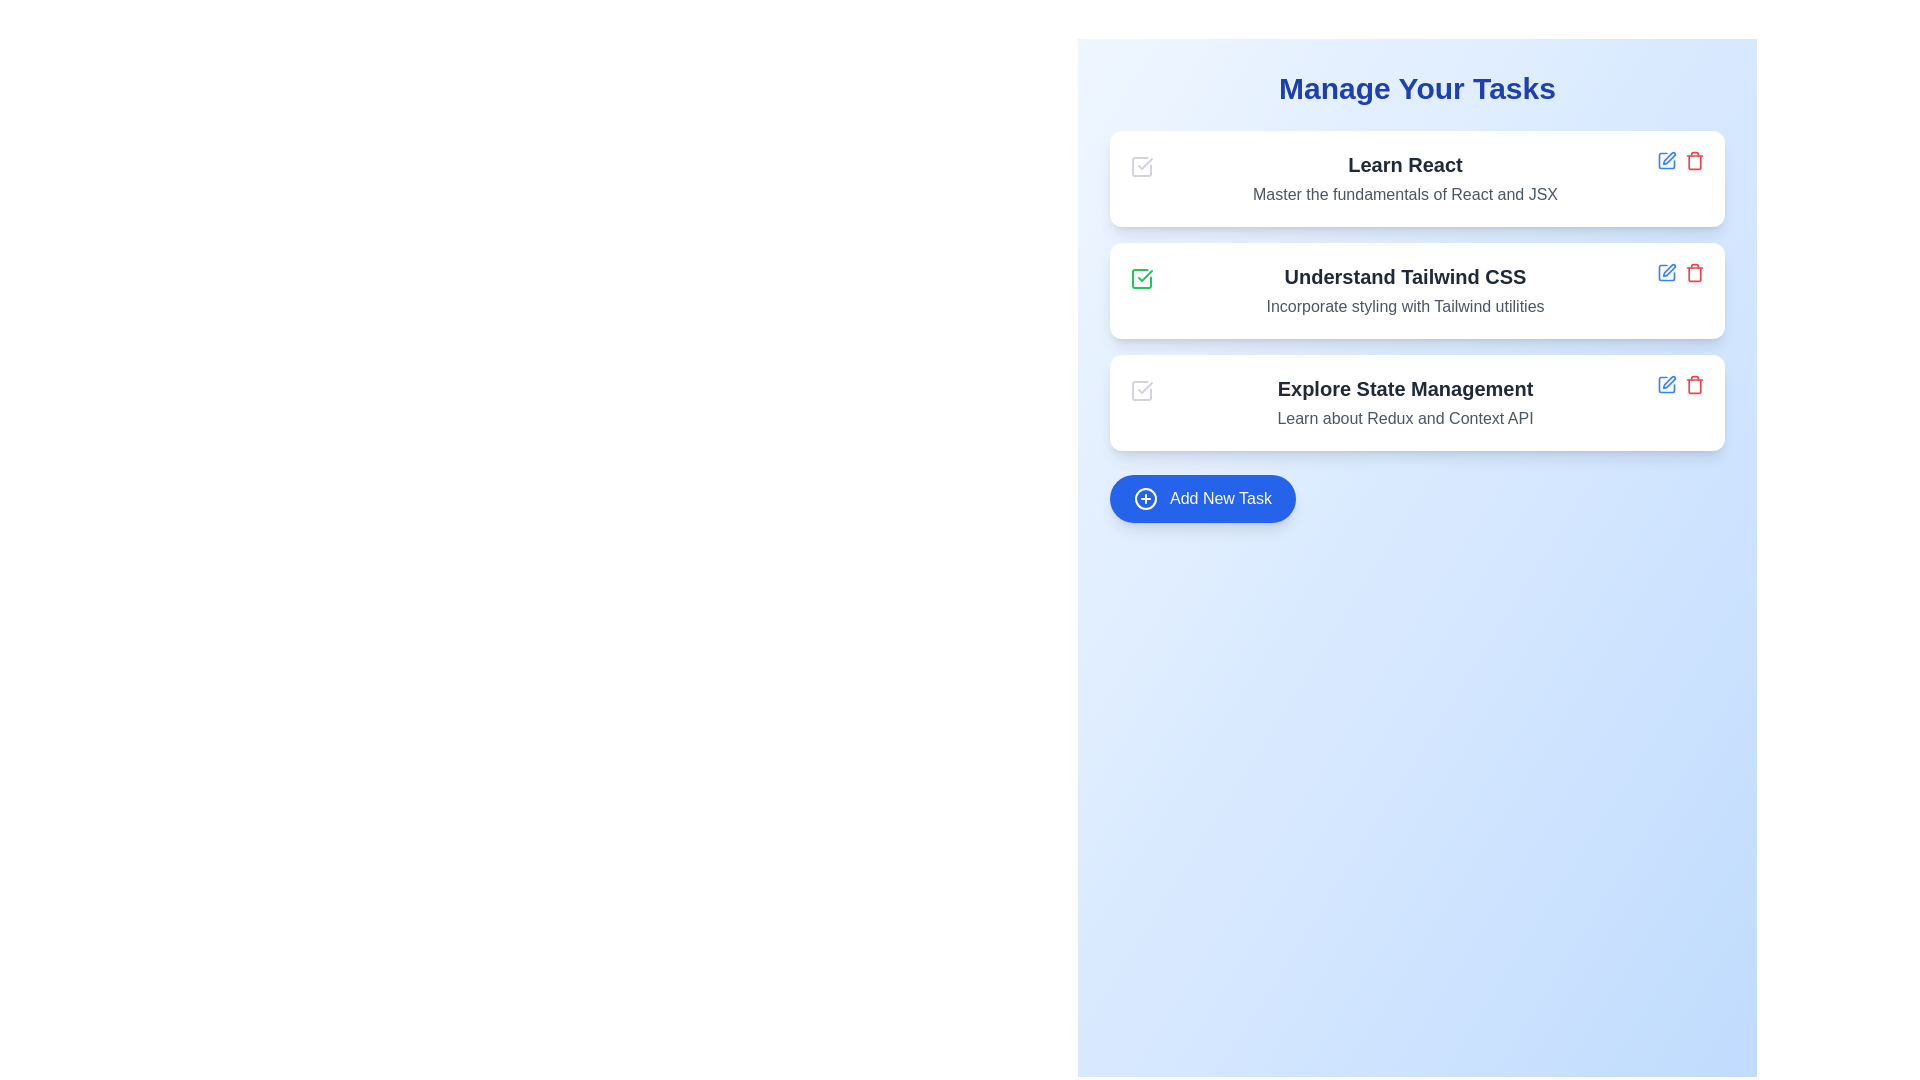 The height and width of the screenshot is (1080, 1920). What do you see at coordinates (1146, 497) in the screenshot?
I see `the 'Add New Task' icon located to the left of the 'Add New Task' button at the bottom of the right pane` at bounding box center [1146, 497].